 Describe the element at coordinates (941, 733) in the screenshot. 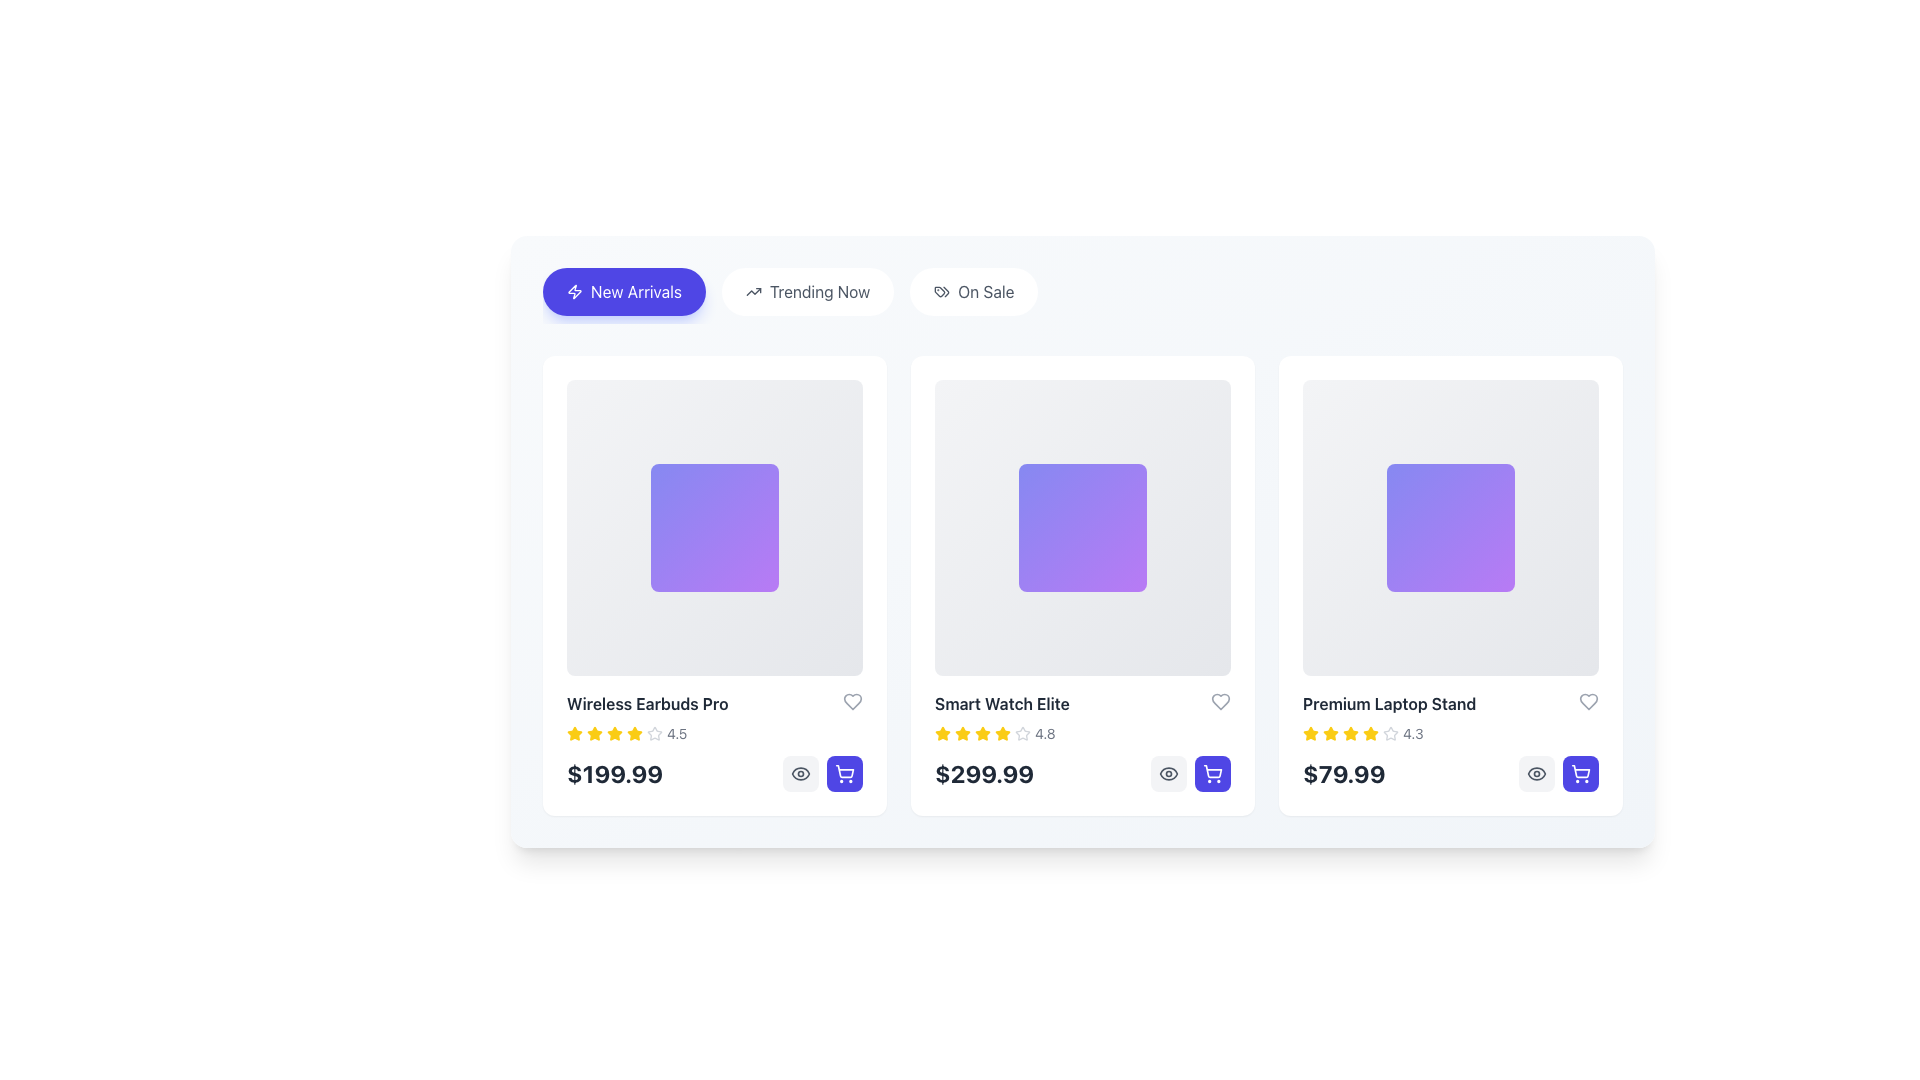

I see `the first filled star icon in the second product card's rating system, which visually represents a unit of rating` at that location.